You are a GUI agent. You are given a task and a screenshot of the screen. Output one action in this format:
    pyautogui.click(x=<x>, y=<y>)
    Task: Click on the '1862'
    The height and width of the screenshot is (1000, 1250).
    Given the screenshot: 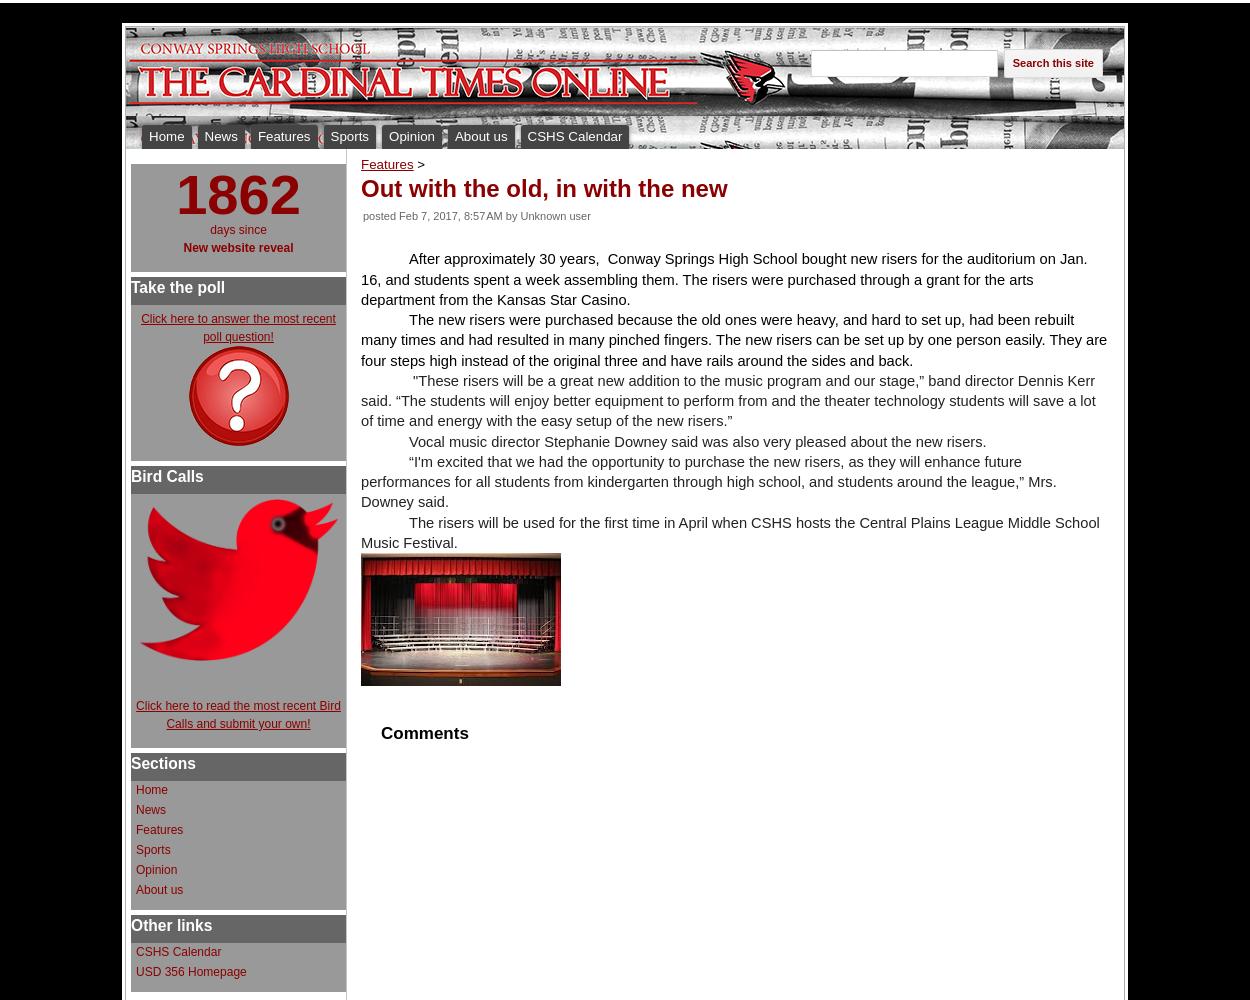 What is the action you would take?
    pyautogui.click(x=237, y=192)
    